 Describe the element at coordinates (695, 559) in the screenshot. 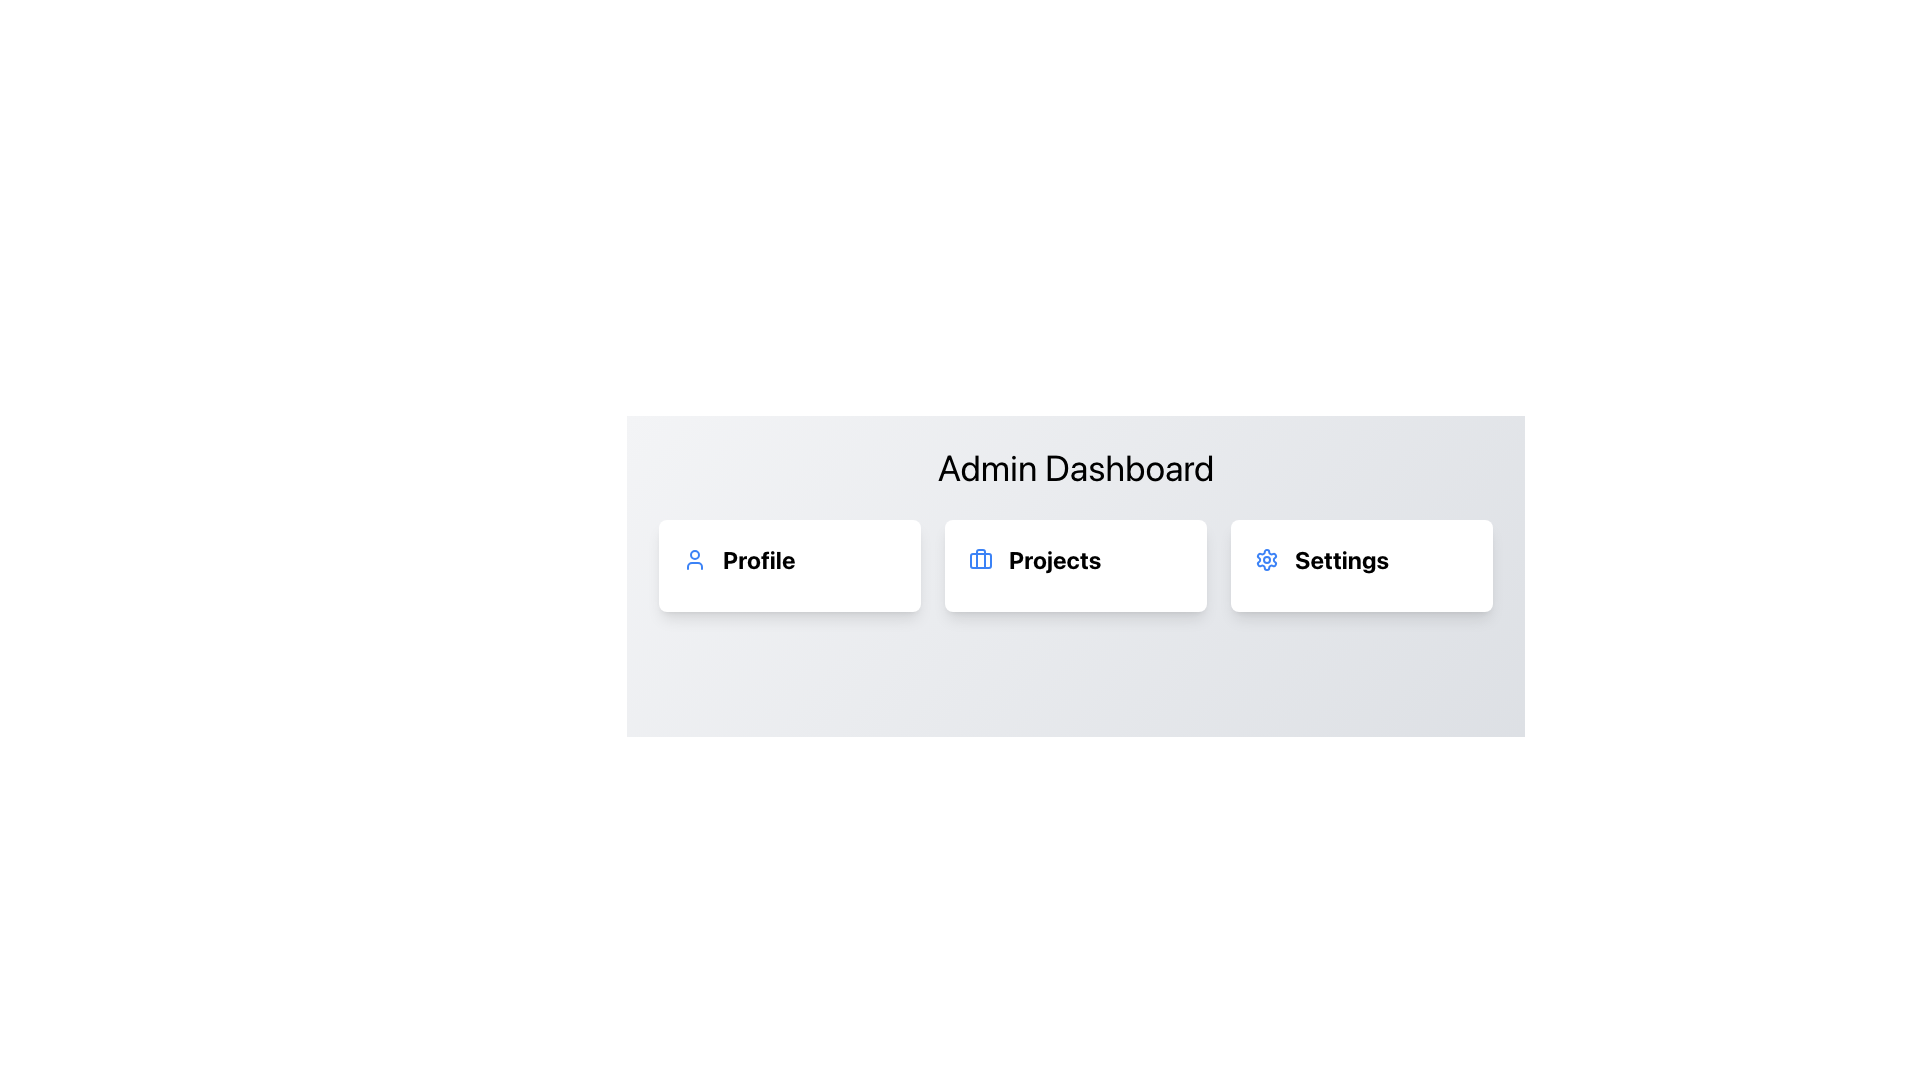

I see `the blue user silhouette icon located in the top-left of the 'Profile' card` at that location.